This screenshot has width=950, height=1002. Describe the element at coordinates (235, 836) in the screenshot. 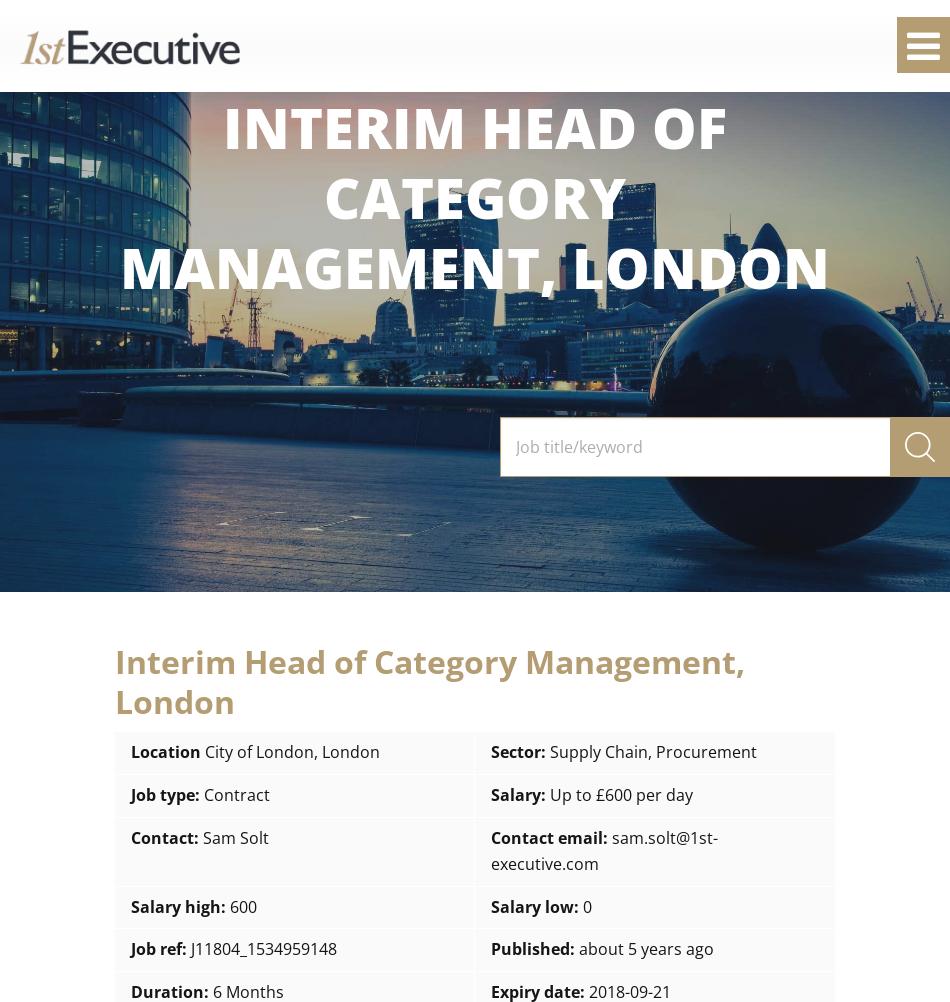

I see `'Sam Solt'` at that location.